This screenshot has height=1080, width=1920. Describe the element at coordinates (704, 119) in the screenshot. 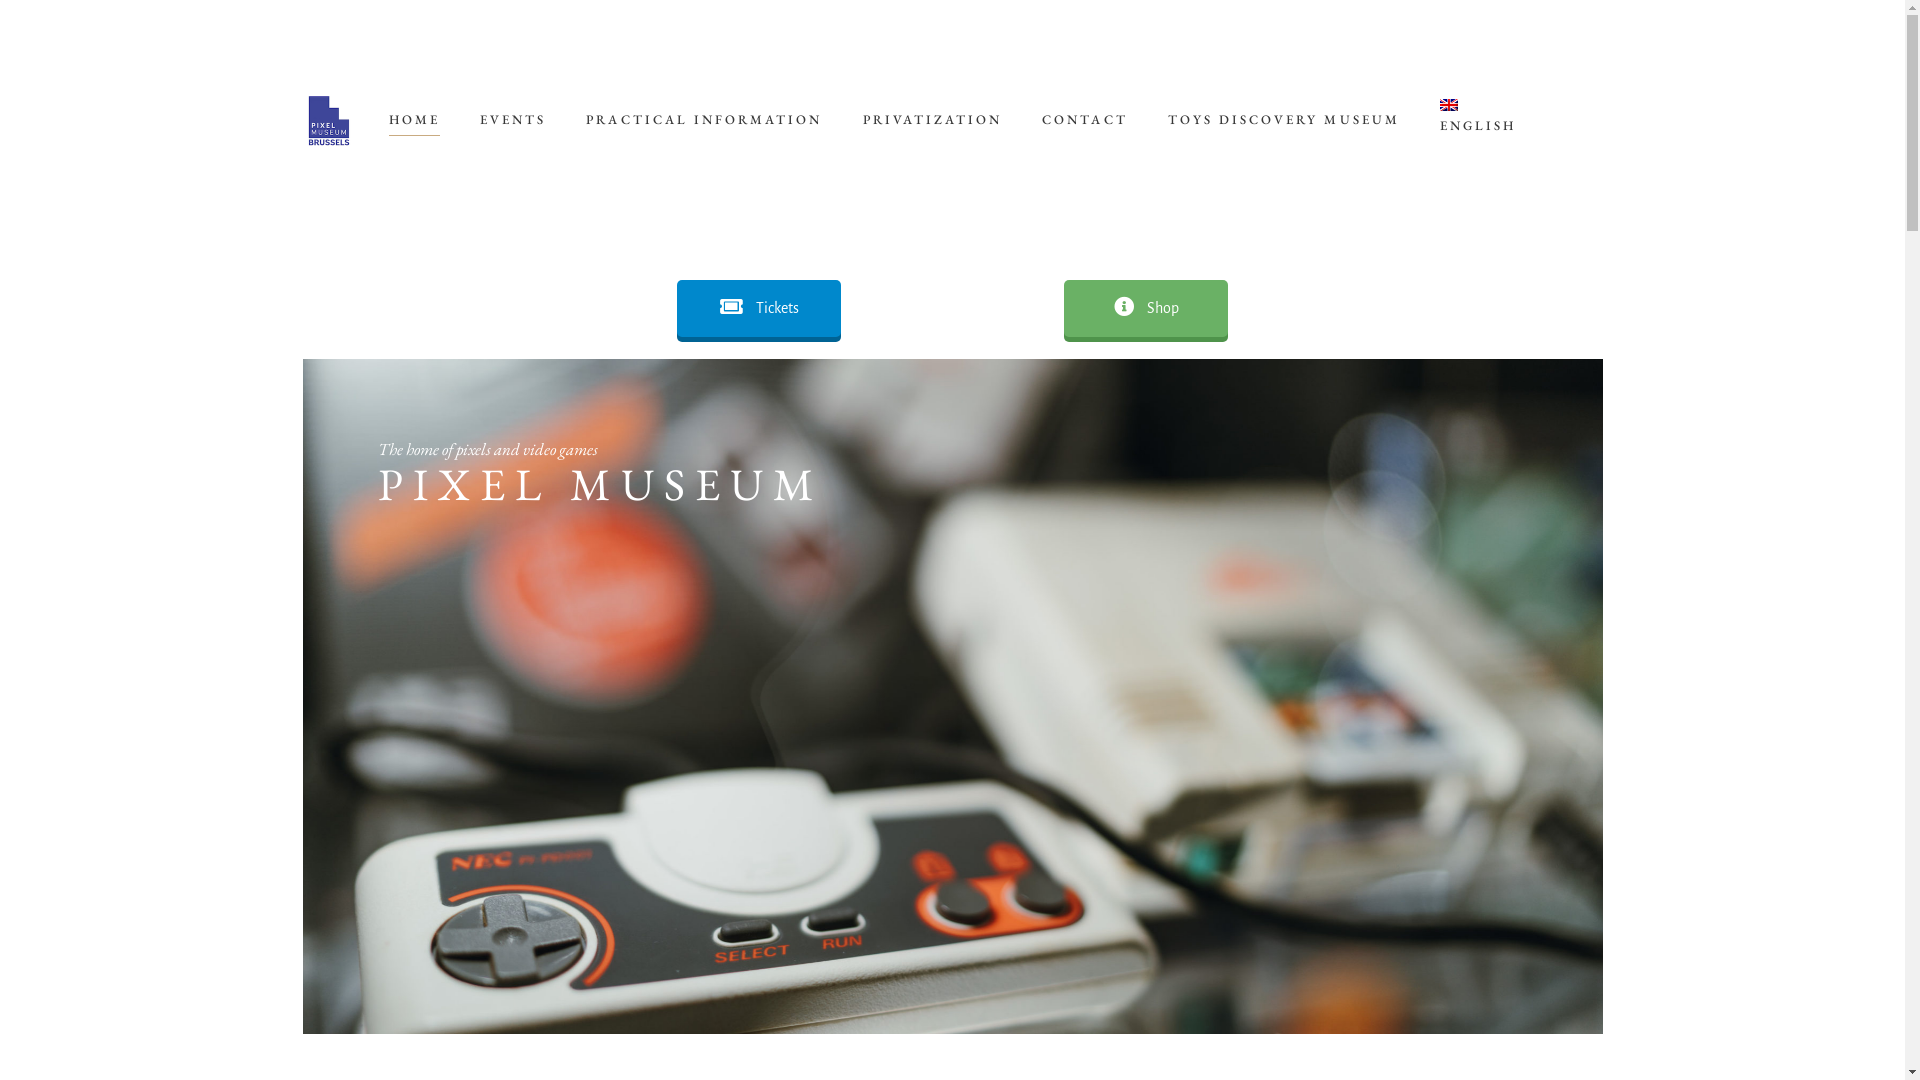

I see `'PRACTICAL INFORMATION'` at that location.